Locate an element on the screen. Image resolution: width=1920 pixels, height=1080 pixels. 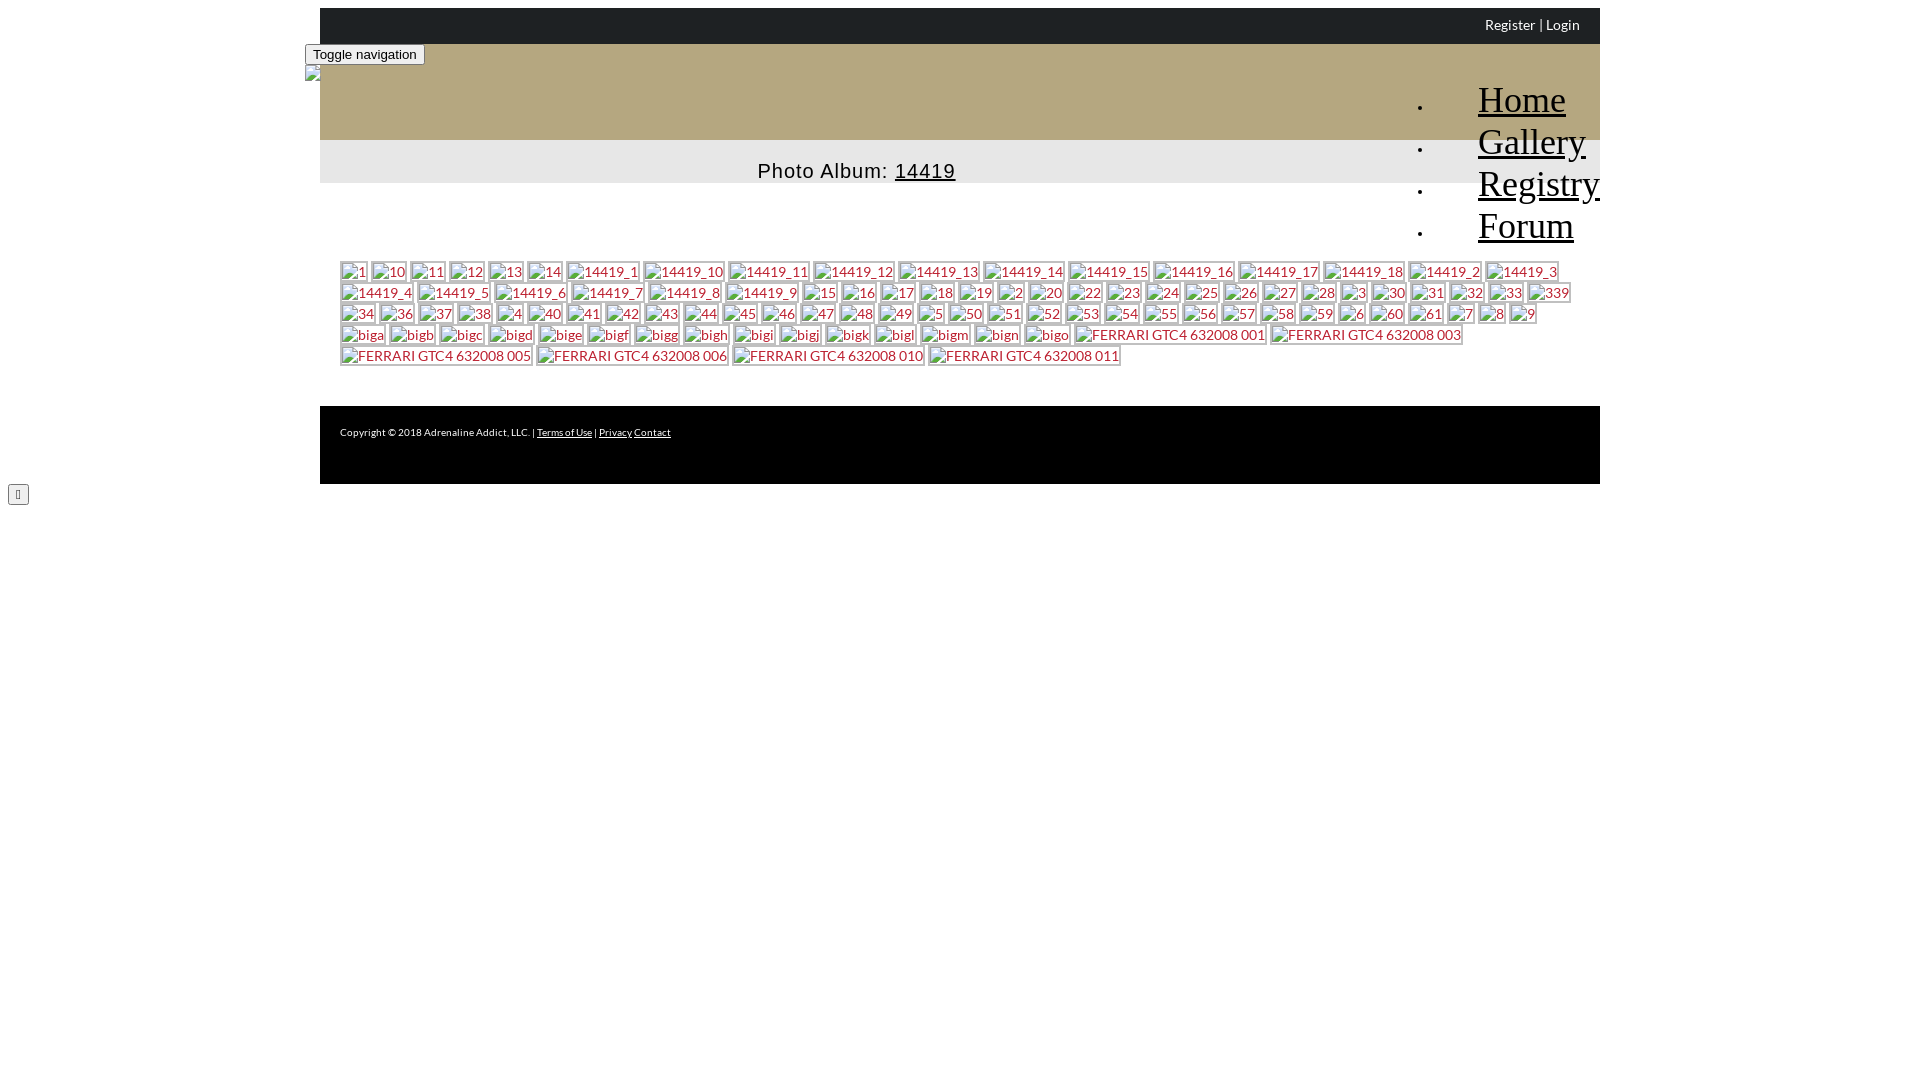
'34 (click to enlarge)' is located at coordinates (340, 313).